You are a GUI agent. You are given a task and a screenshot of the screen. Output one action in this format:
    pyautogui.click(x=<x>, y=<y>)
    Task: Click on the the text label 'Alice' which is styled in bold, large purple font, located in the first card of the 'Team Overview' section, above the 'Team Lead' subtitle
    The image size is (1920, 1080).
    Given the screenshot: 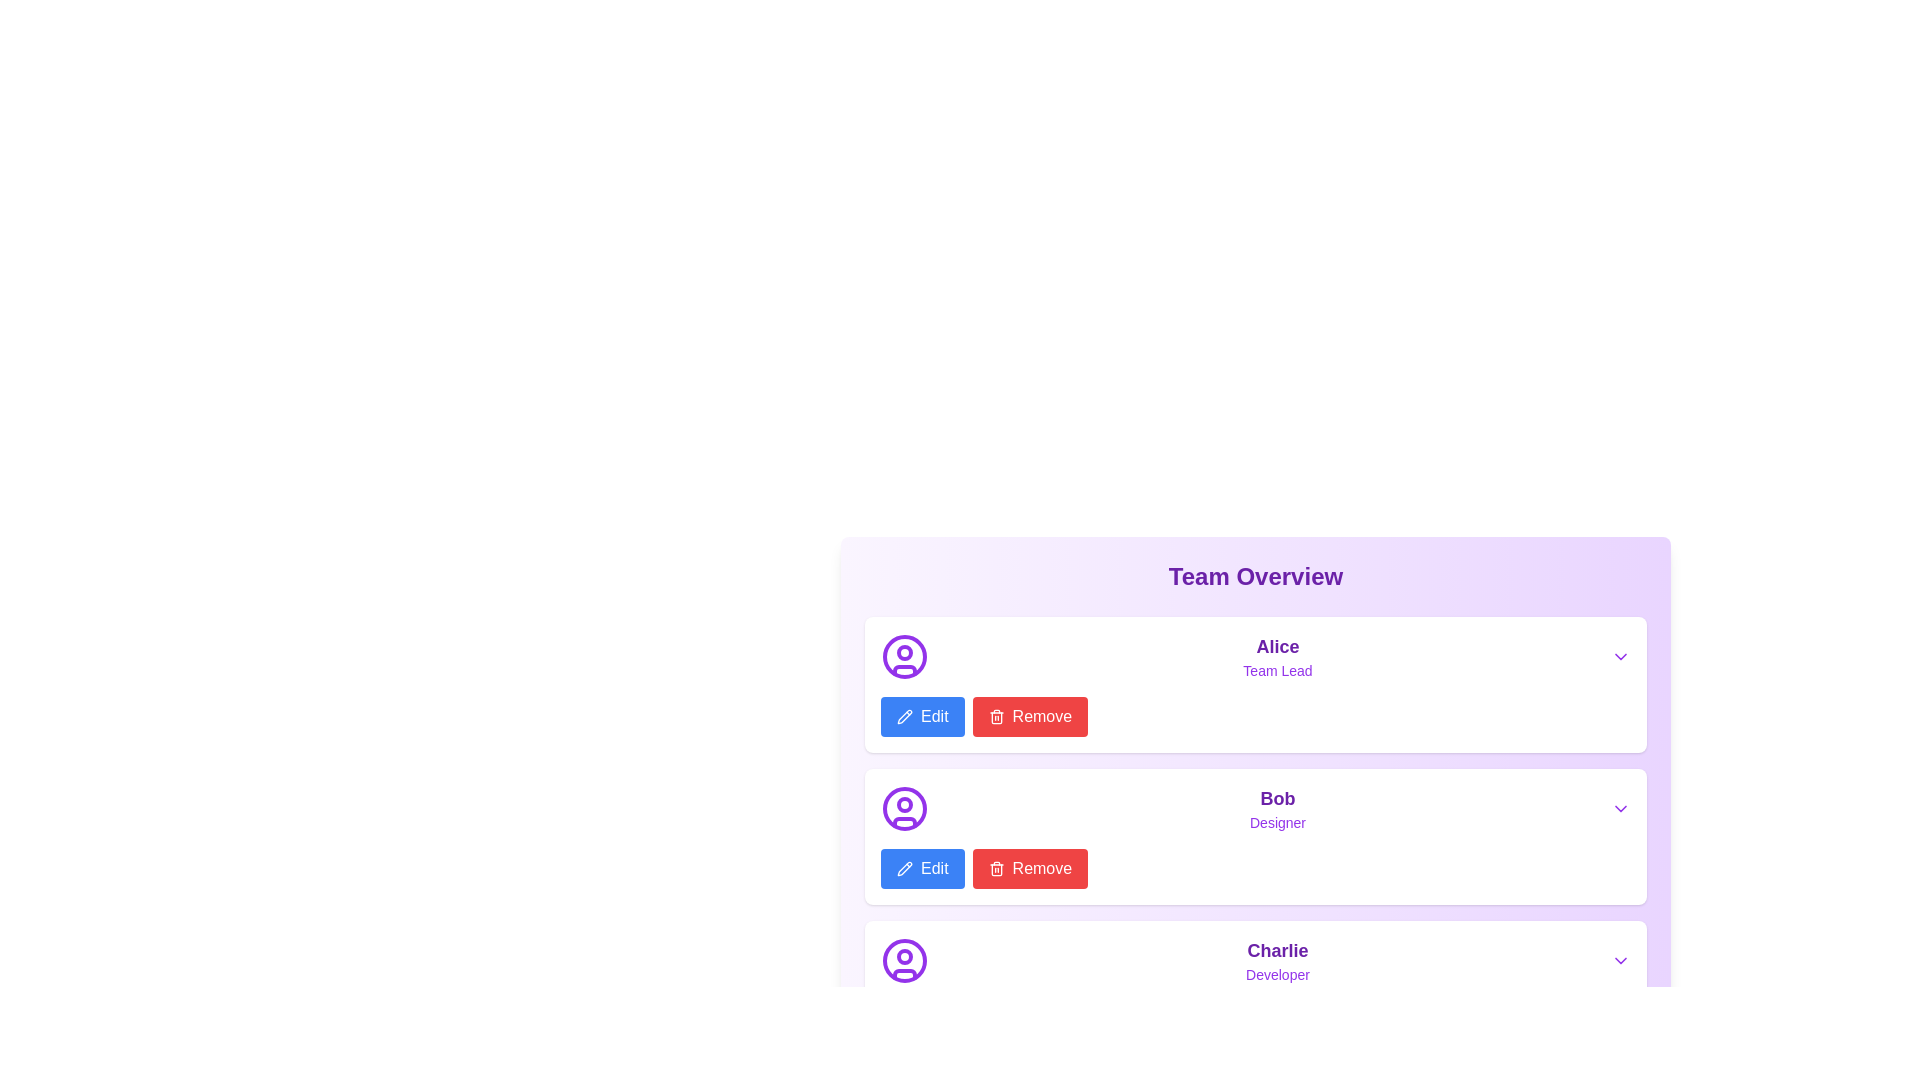 What is the action you would take?
    pyautogui.click(x=1276, y=647)
    